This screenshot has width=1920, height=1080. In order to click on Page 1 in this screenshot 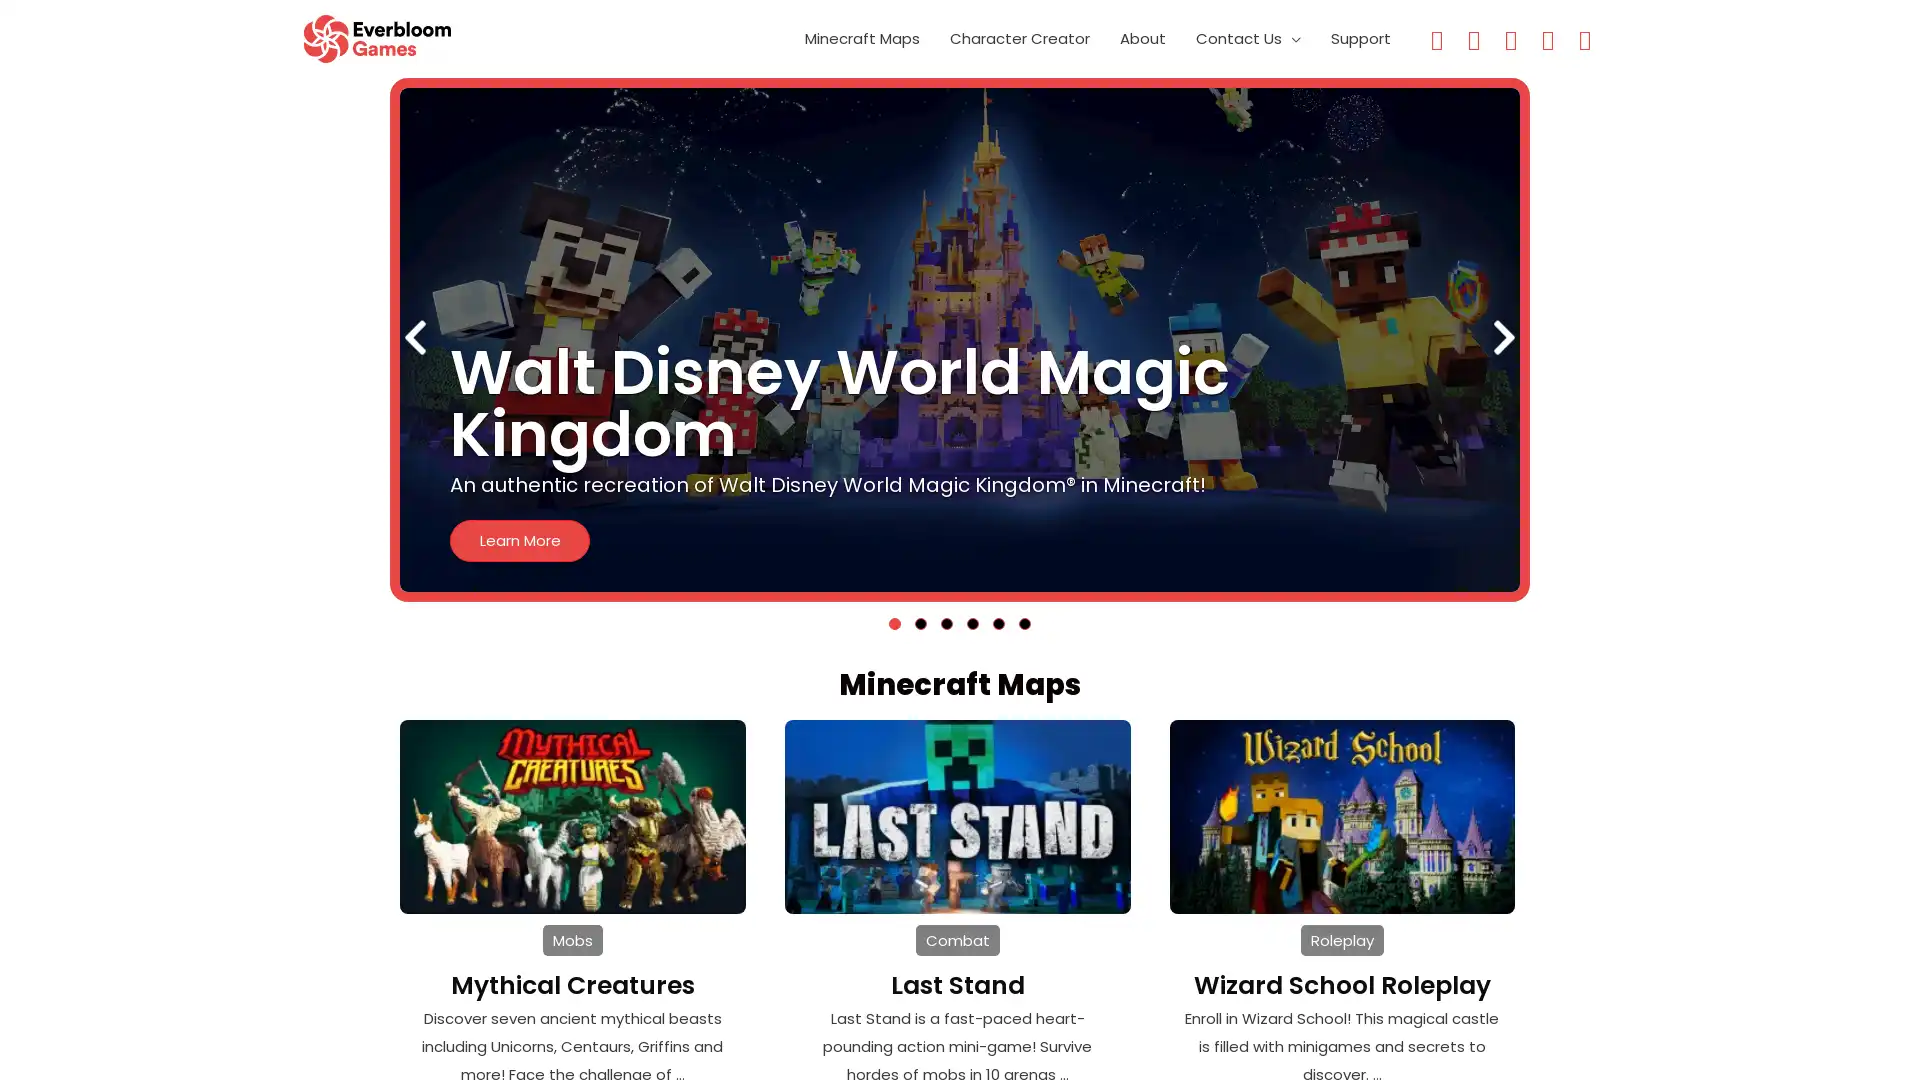, I will do `click(893, 622)`.